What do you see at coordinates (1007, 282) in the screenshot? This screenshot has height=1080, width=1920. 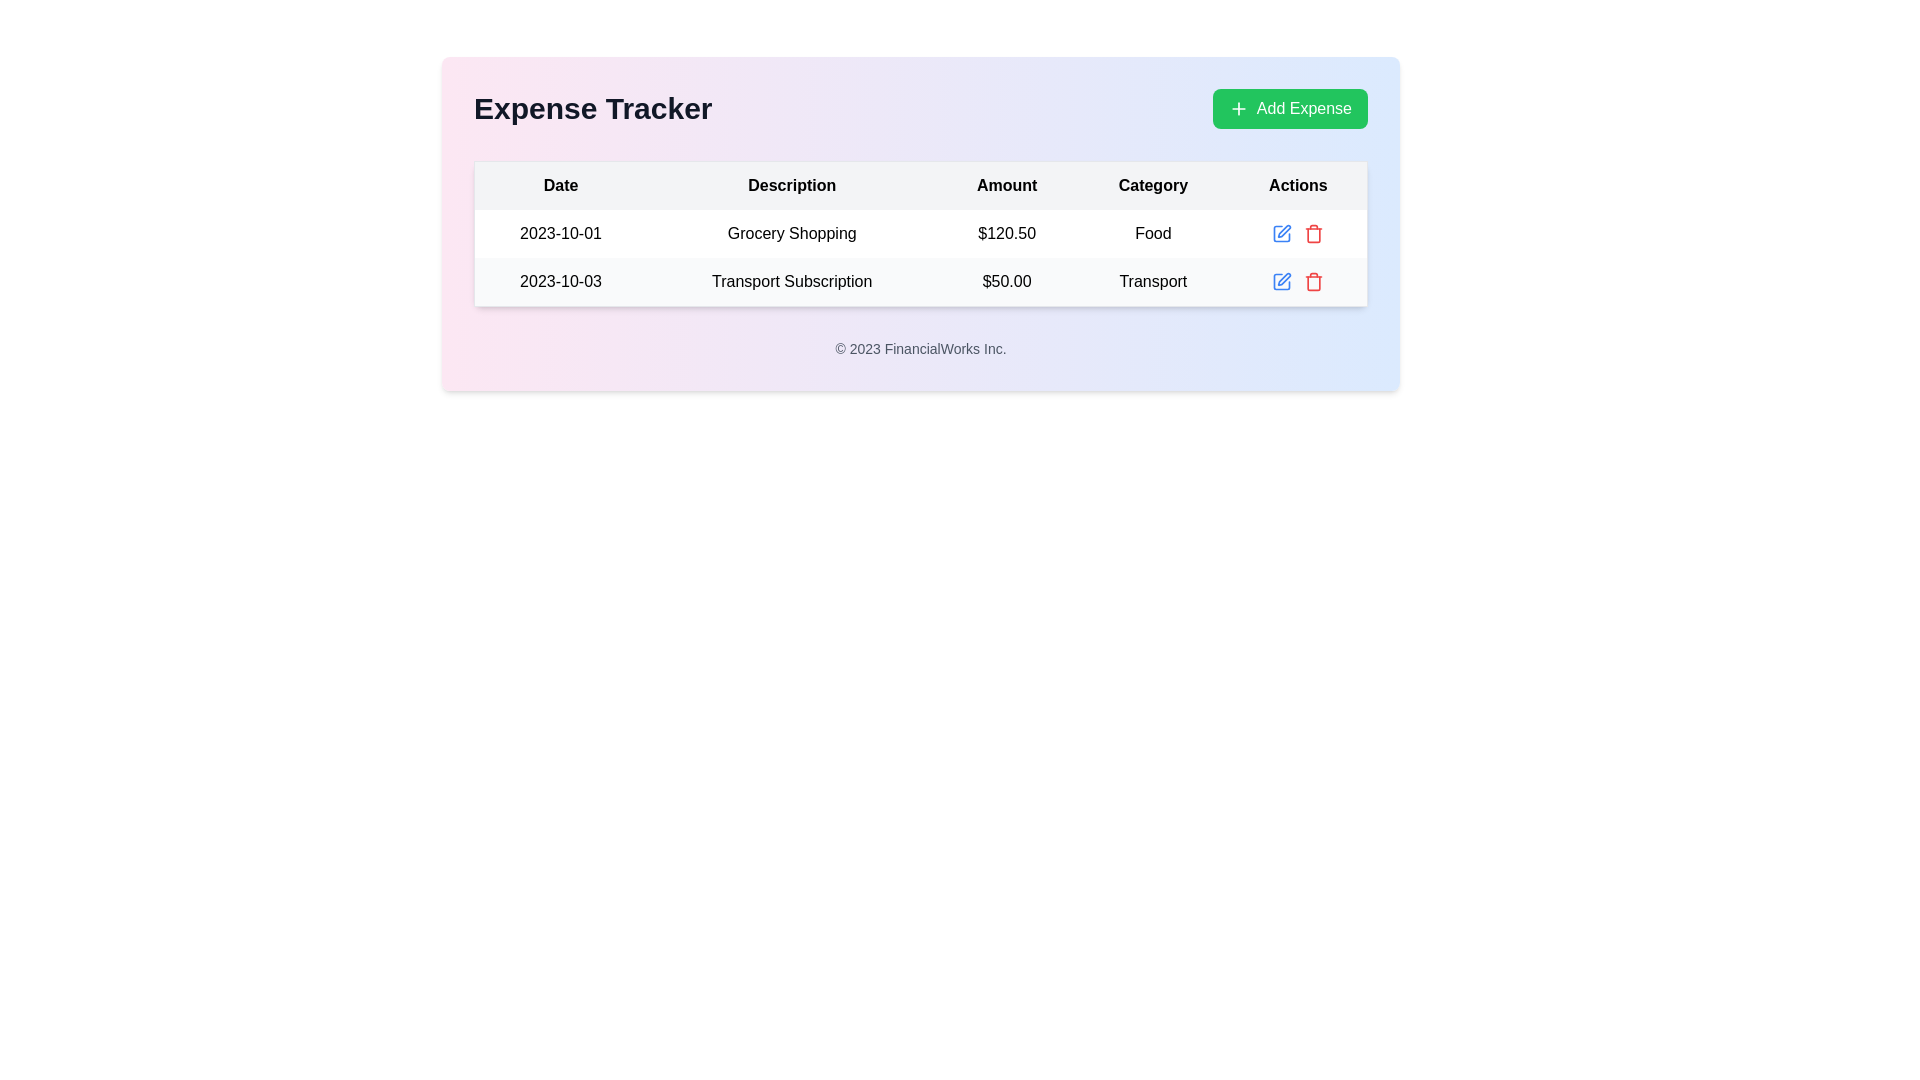 I see `the Text Label displaying the monetary value '$50.00' located in the 'Amount' column of the second row in the table` at bounding box center [1007, 282].